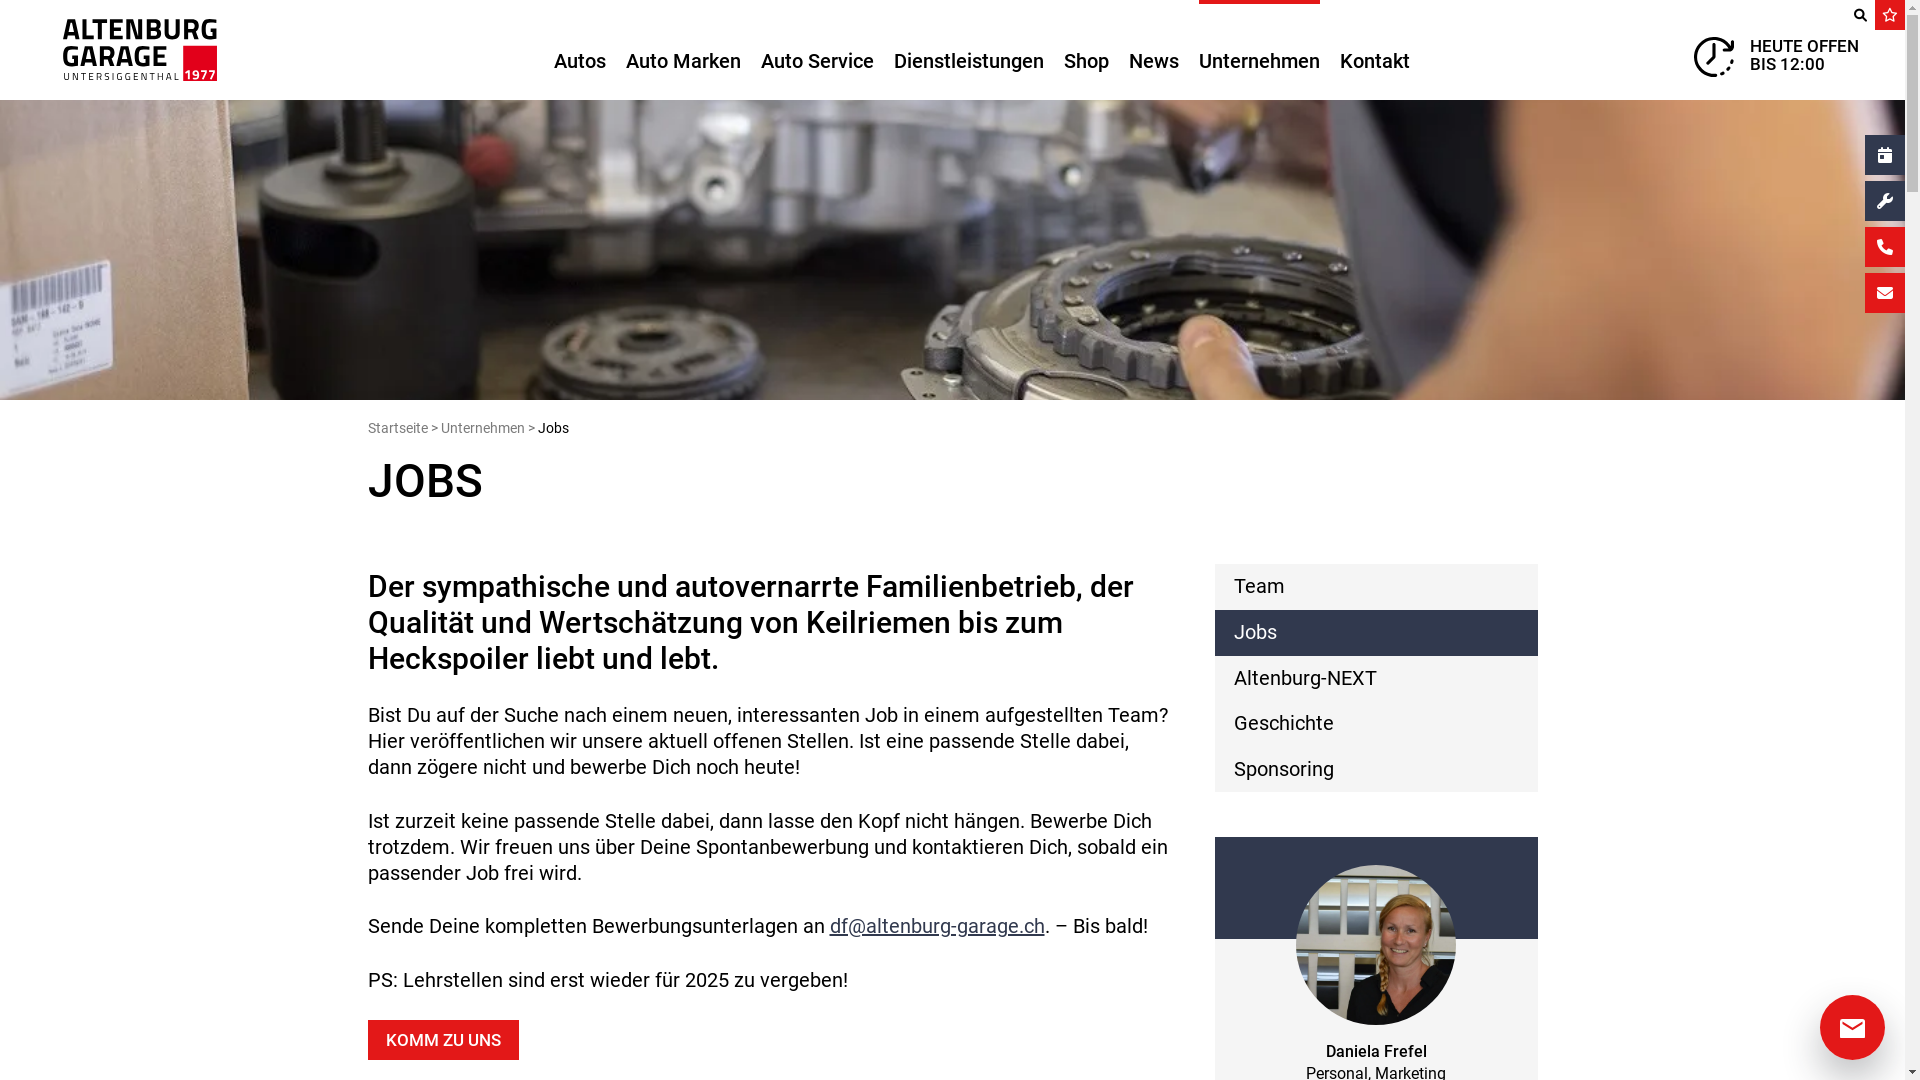  I want to click on 'Autos', so click(579, 49).